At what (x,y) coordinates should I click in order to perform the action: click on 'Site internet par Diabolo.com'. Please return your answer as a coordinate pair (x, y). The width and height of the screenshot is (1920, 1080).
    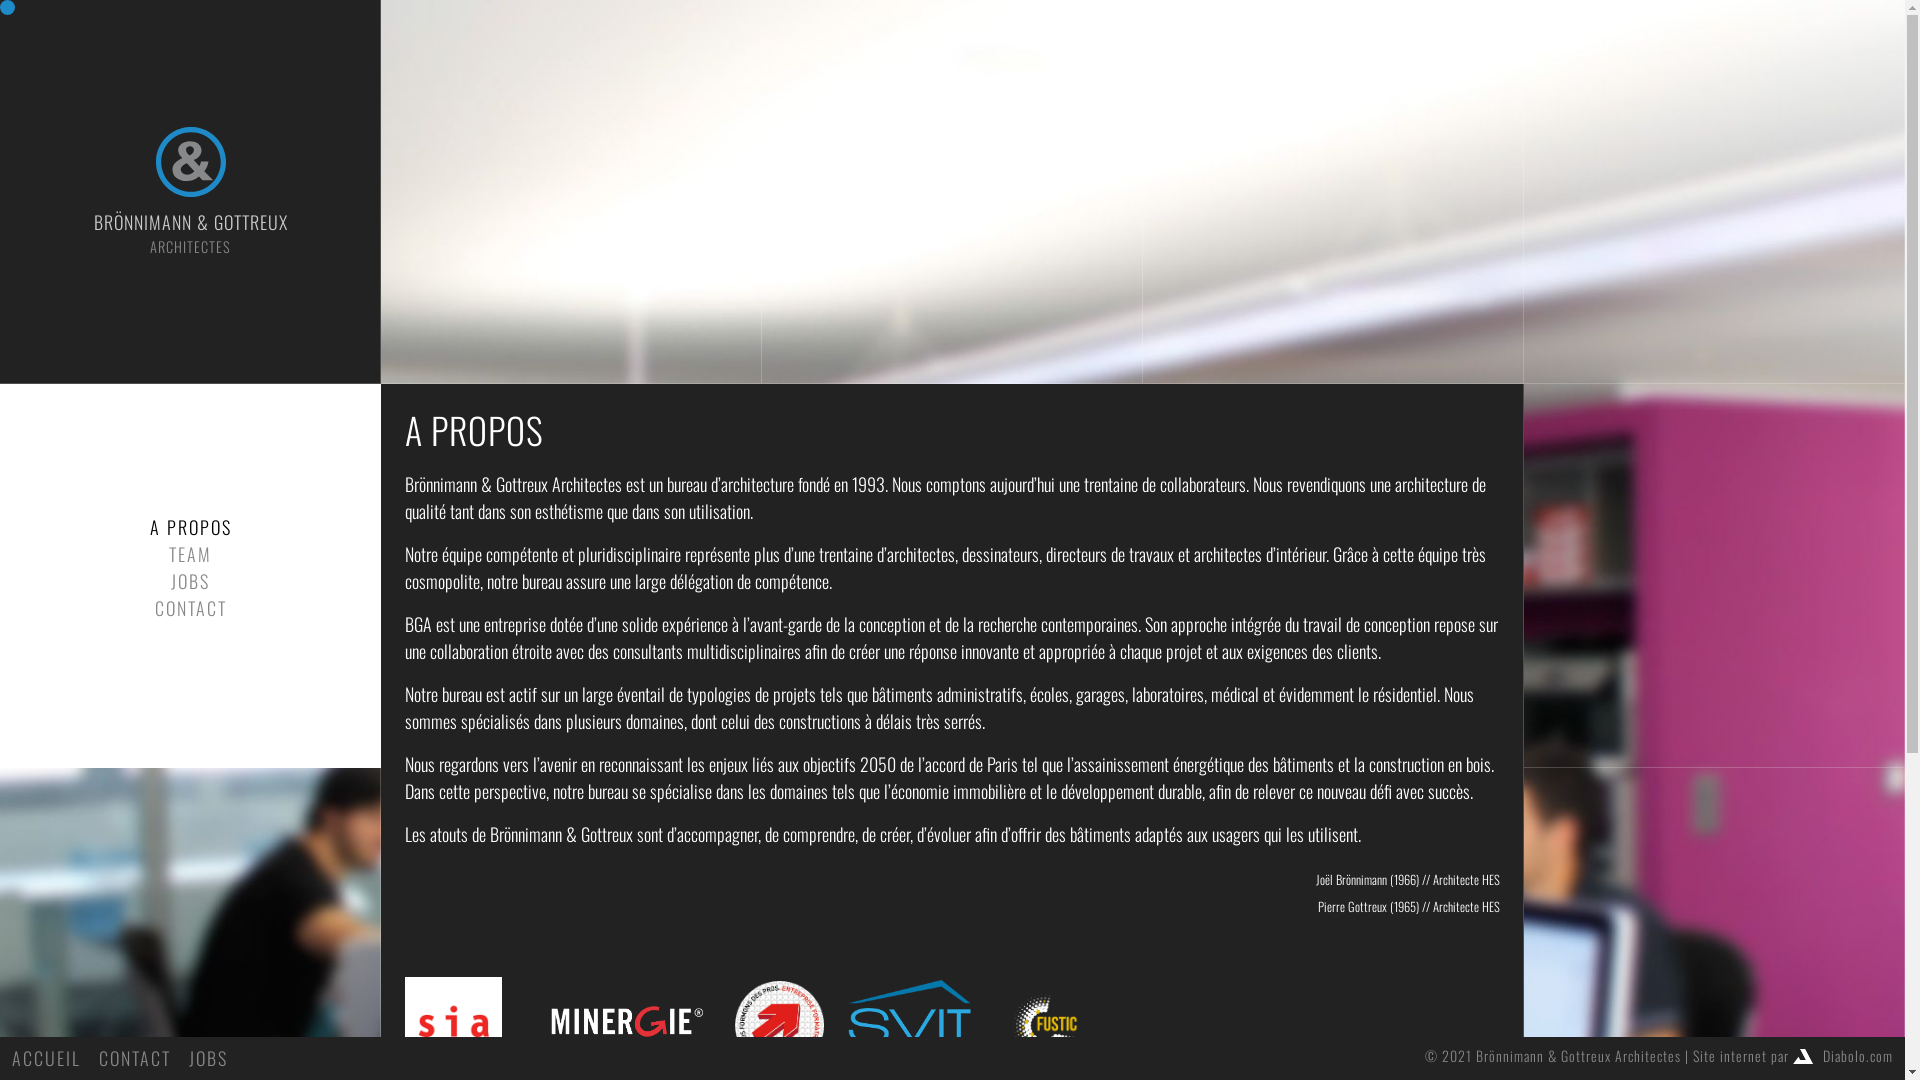
    Looking at the image, I should click on (1793, 1054).